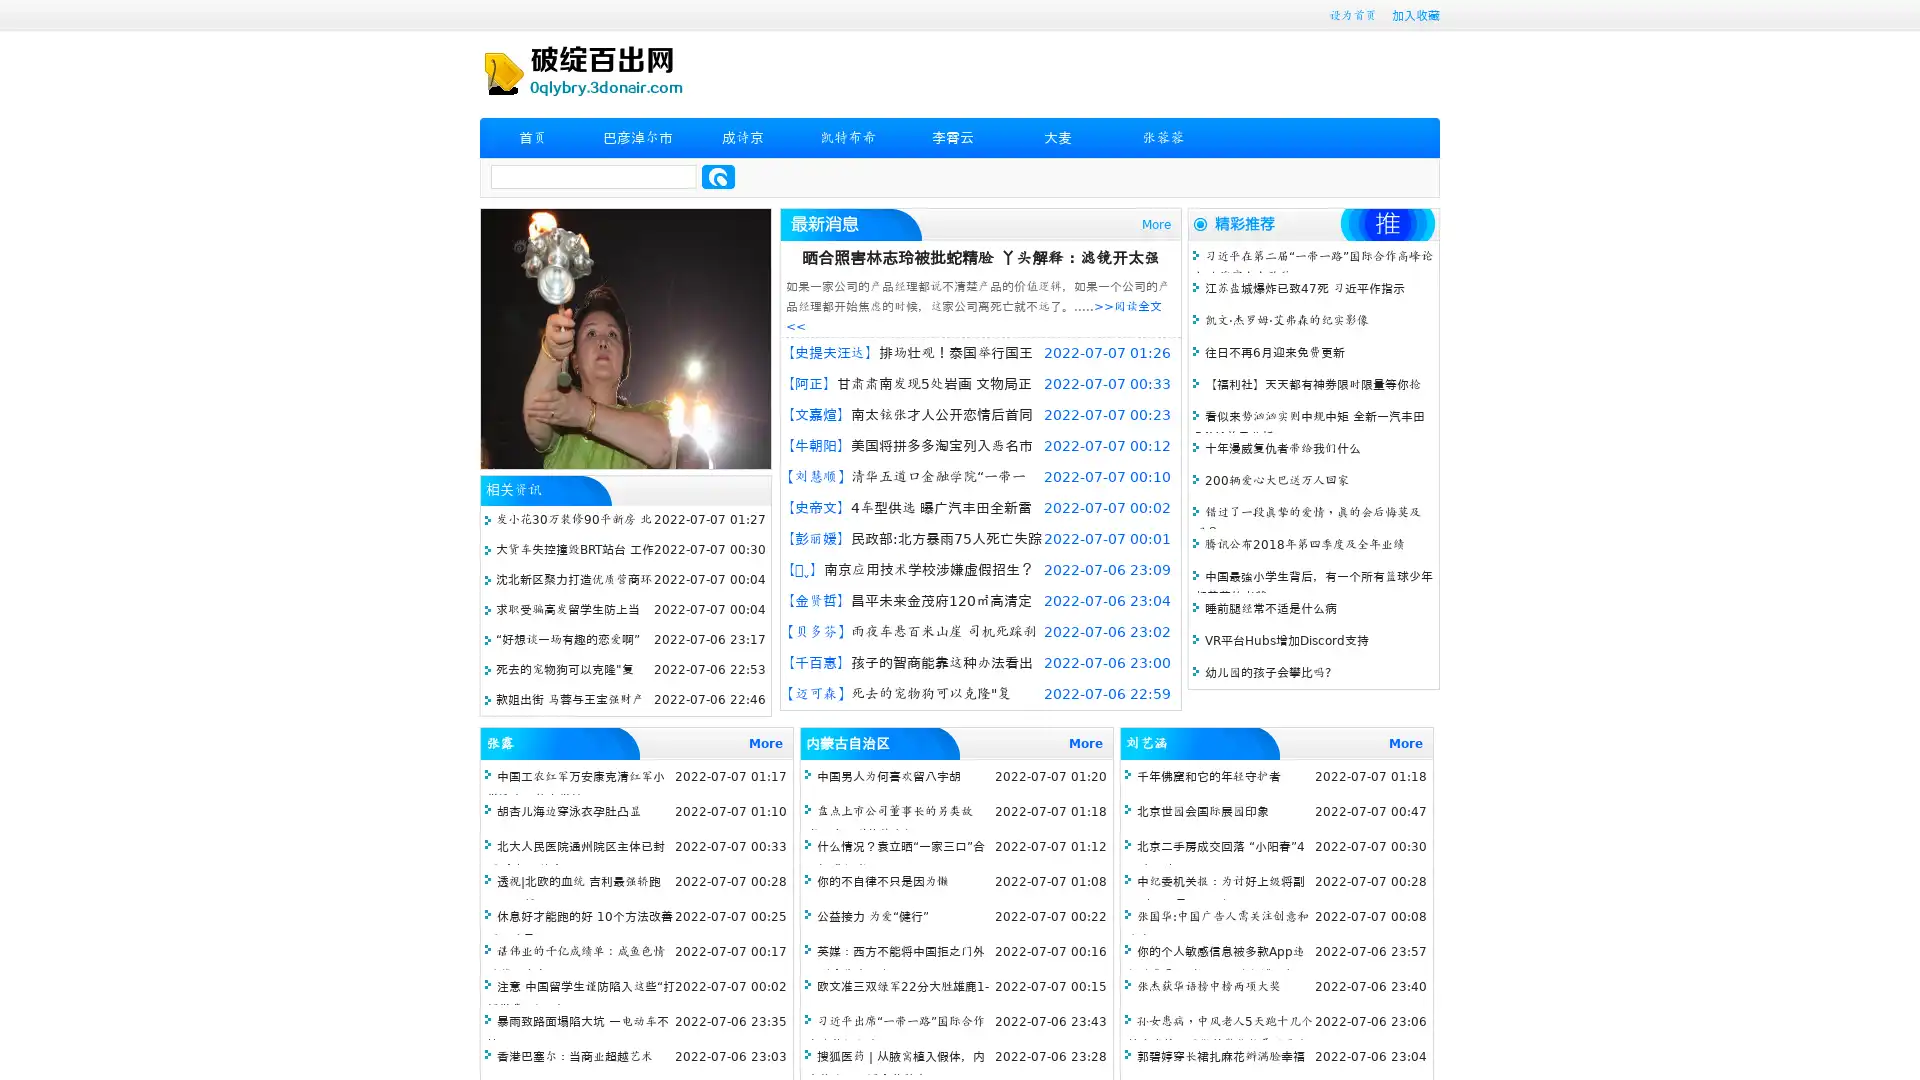 The image size is (1920, 1080). Describe the element at coordinates (718, 176) in the screenshot. I see `Search` at that location.